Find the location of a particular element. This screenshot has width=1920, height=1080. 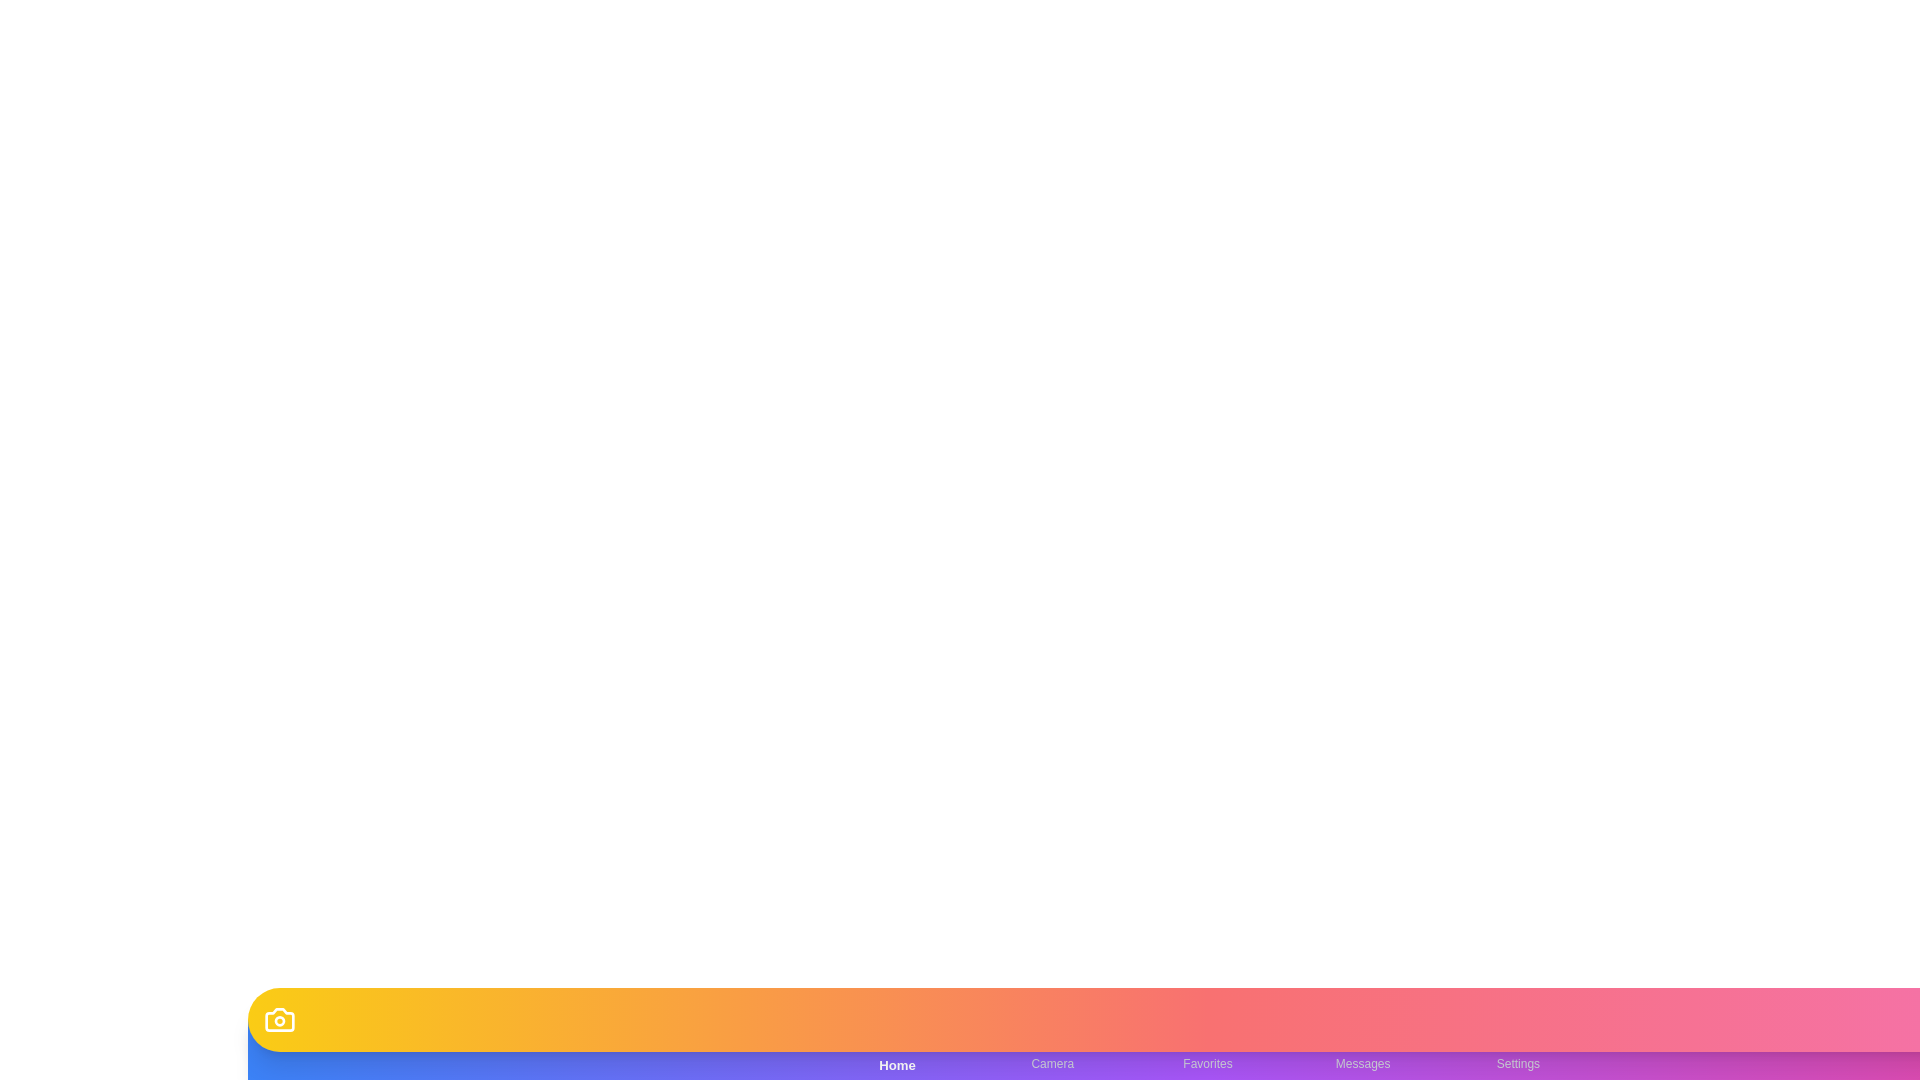

the Camera tab in the bottom navigation bar is located at coordinates (1051, 1048).